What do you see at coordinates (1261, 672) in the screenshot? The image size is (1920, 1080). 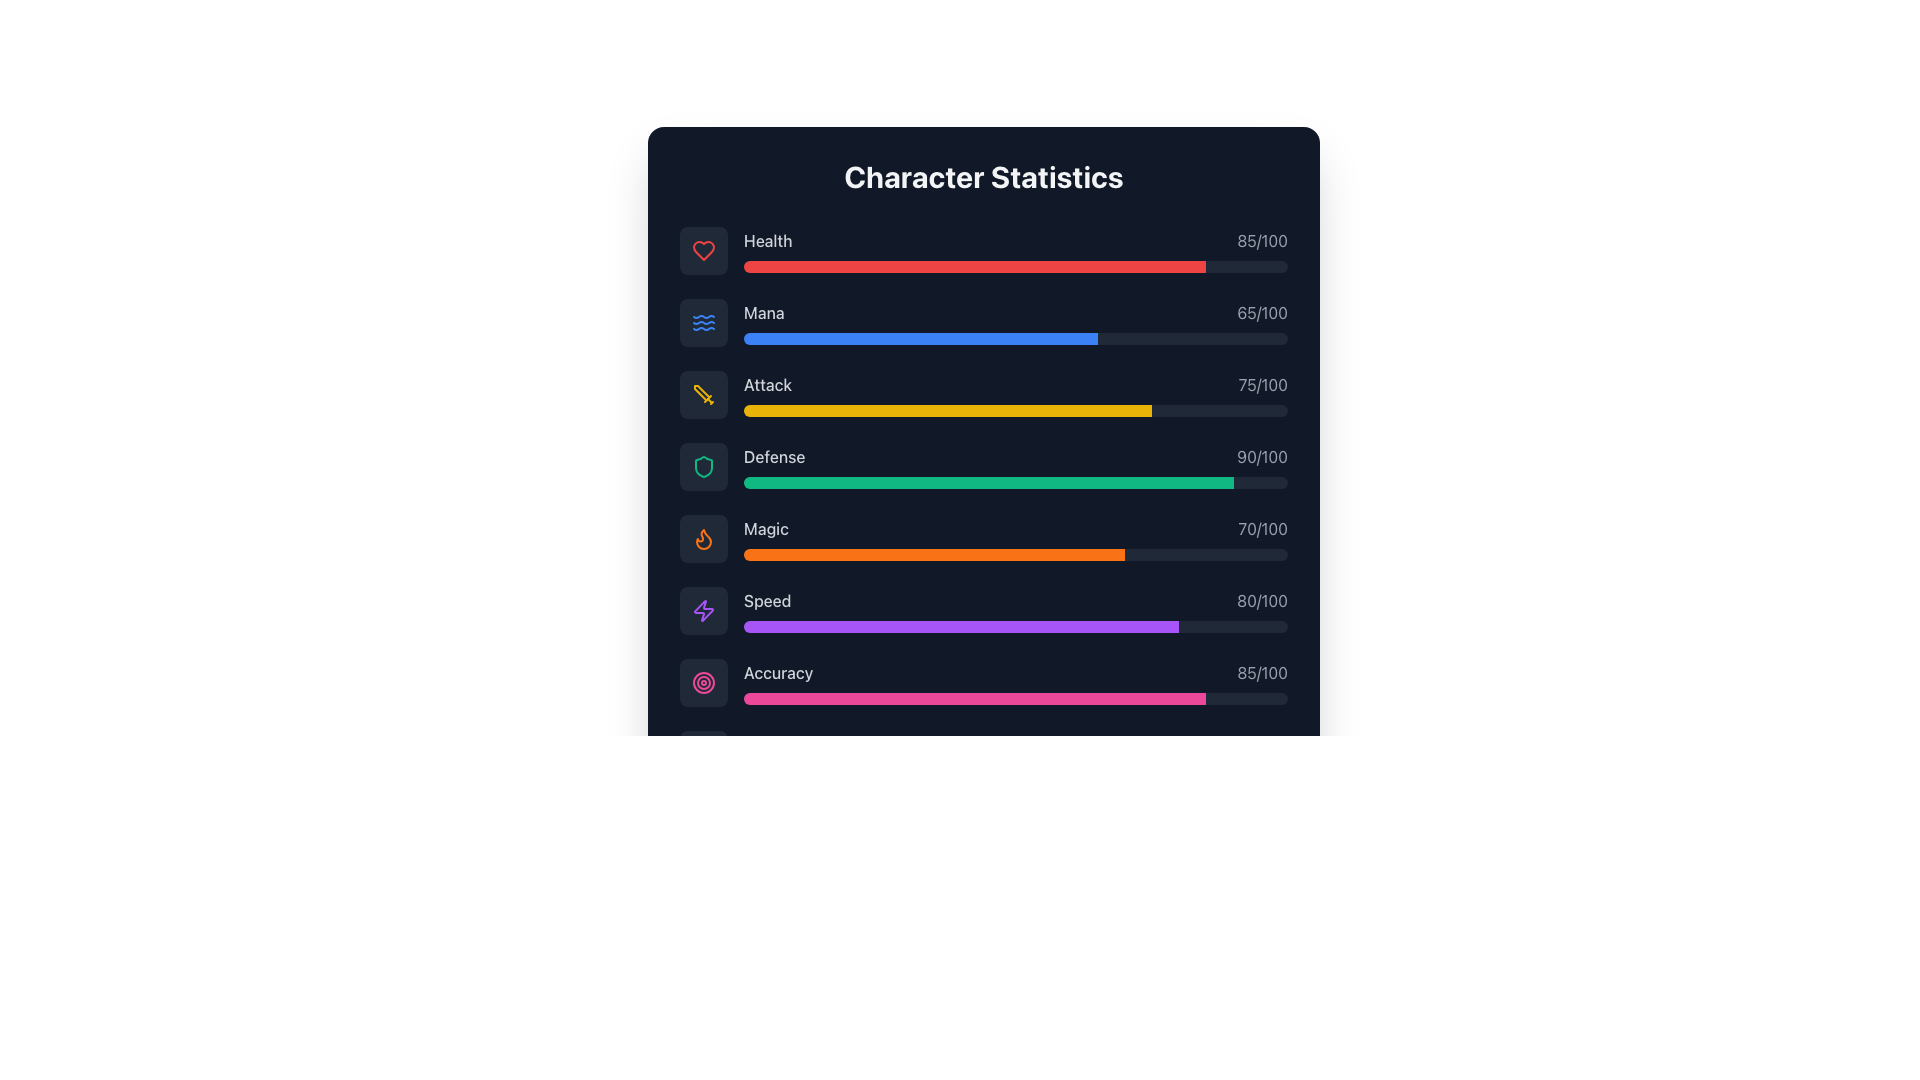 I see `the text field displaying '85/100' in gray font, positioned at the bottom right of the 'Accuracy' row in the character attributes list` at bounding box center [1261, 672].